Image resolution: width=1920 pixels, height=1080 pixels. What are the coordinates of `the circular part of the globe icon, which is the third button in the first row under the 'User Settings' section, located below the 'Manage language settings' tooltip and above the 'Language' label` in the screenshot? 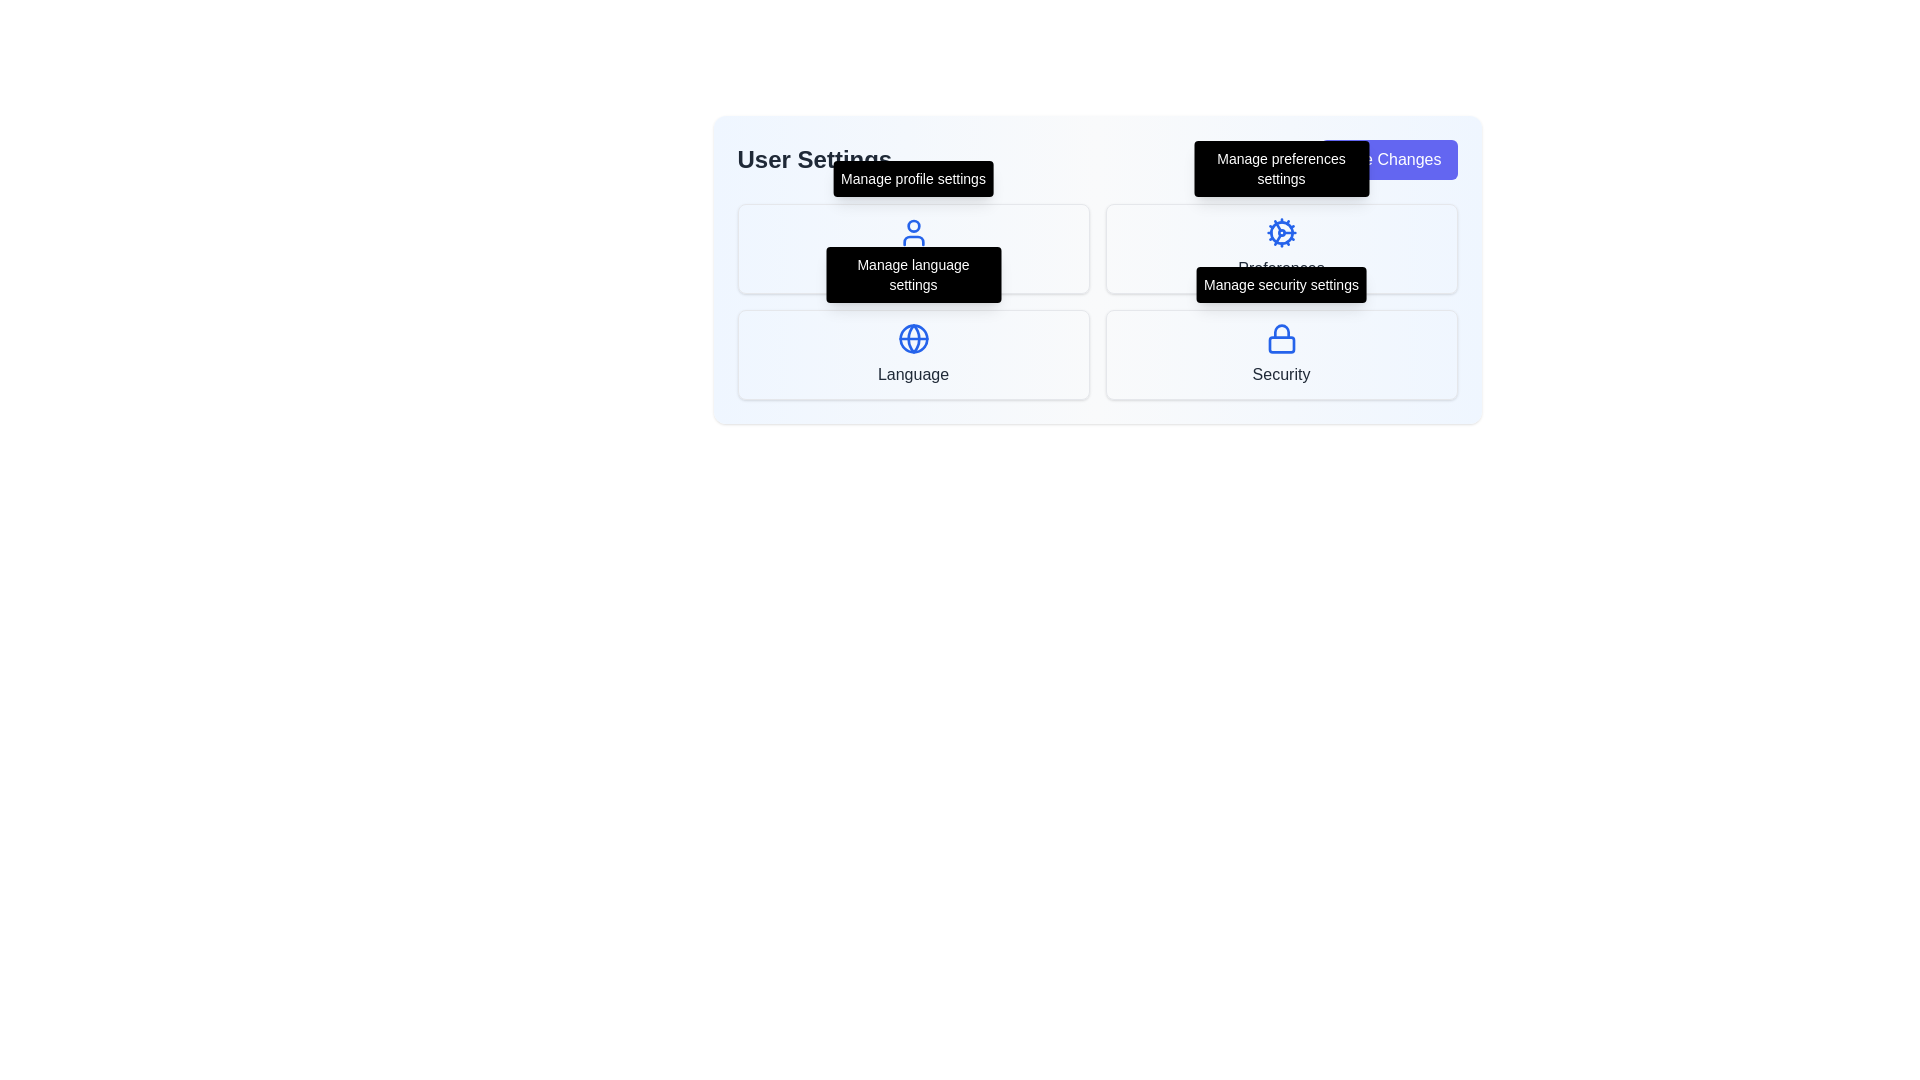 It's located at (912, 338).